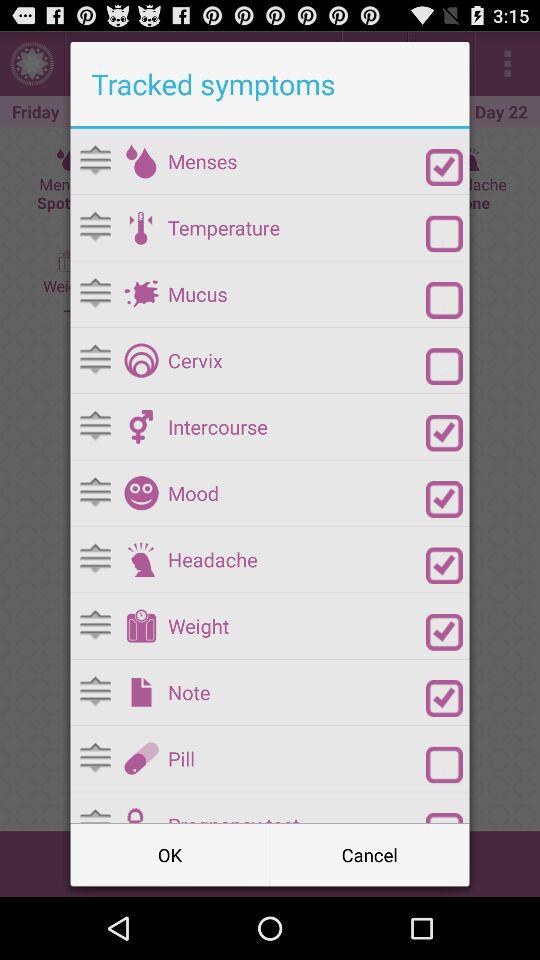  What do you see at coordinates (444, 299) in the screenshot?
I see `select` at bounding box center [444, 299].